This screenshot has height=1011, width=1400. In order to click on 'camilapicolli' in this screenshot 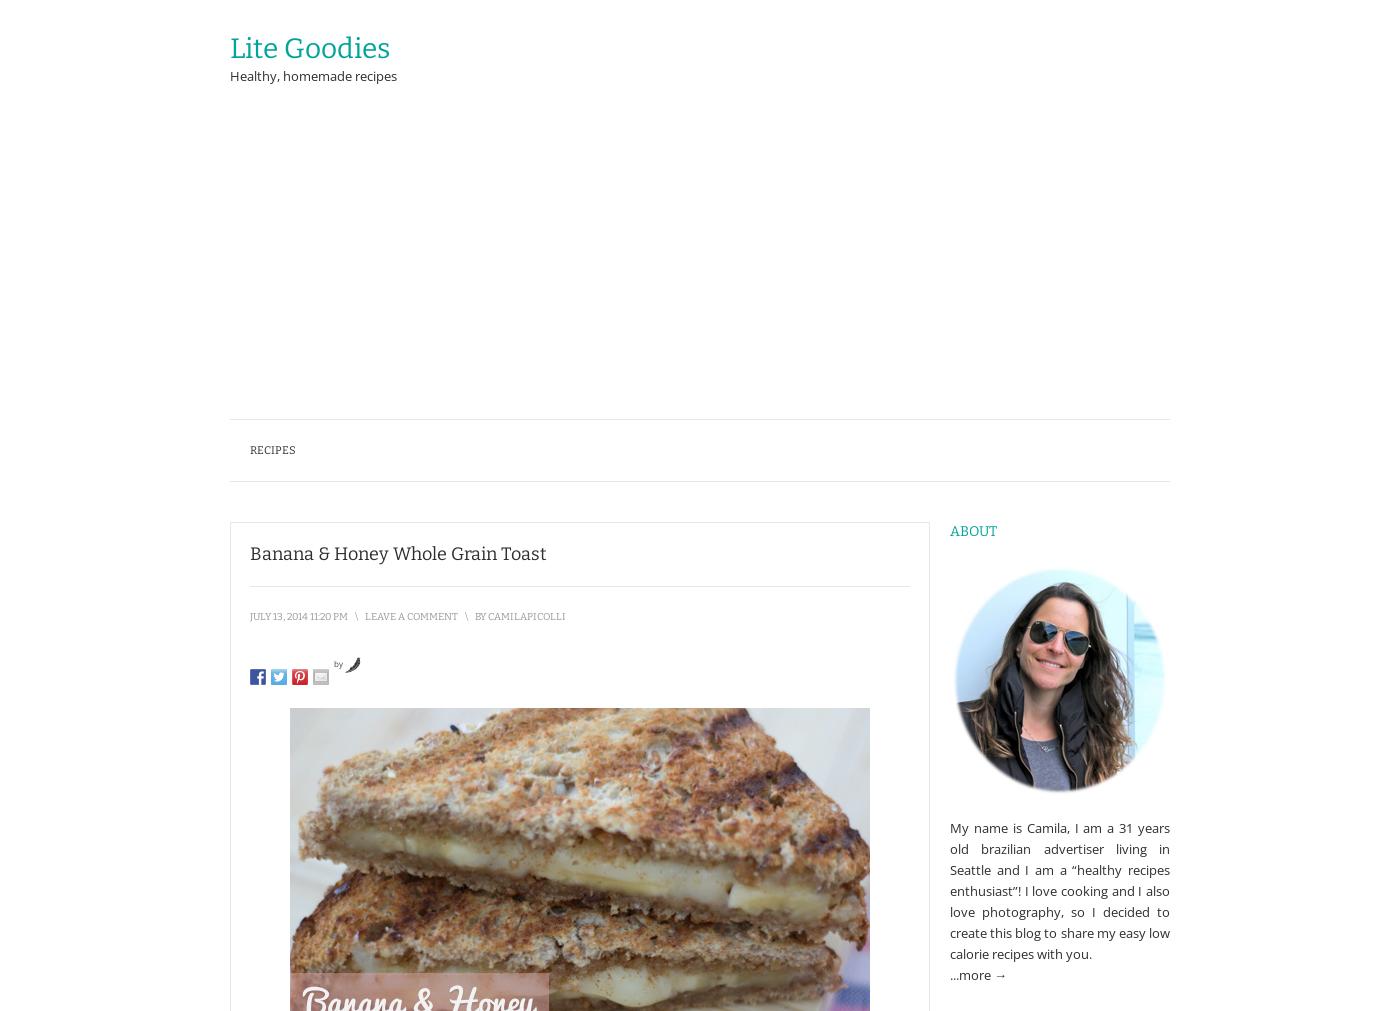, I will do `click(526, 617)`.